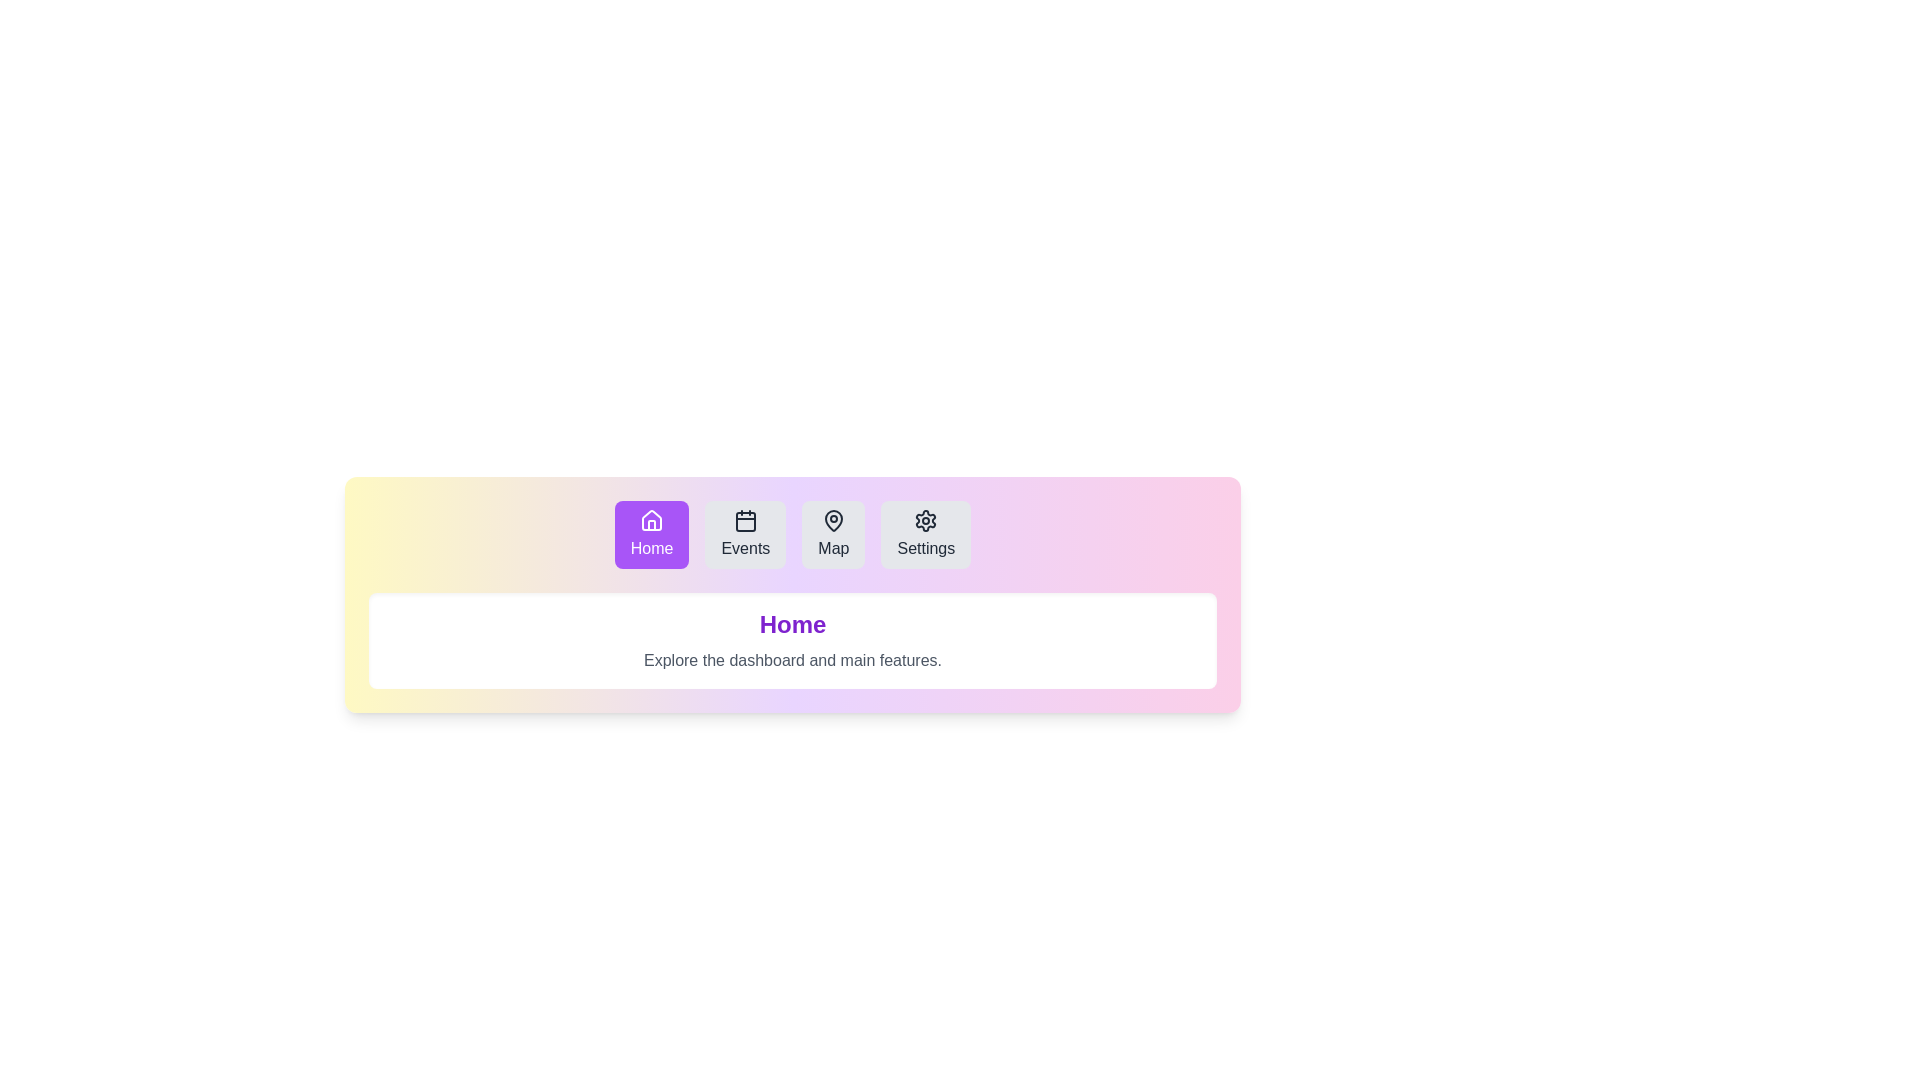 The width and height of the screenshot is (1920, 1080). I want to click on the Map tab to select it, so click(834, 534).